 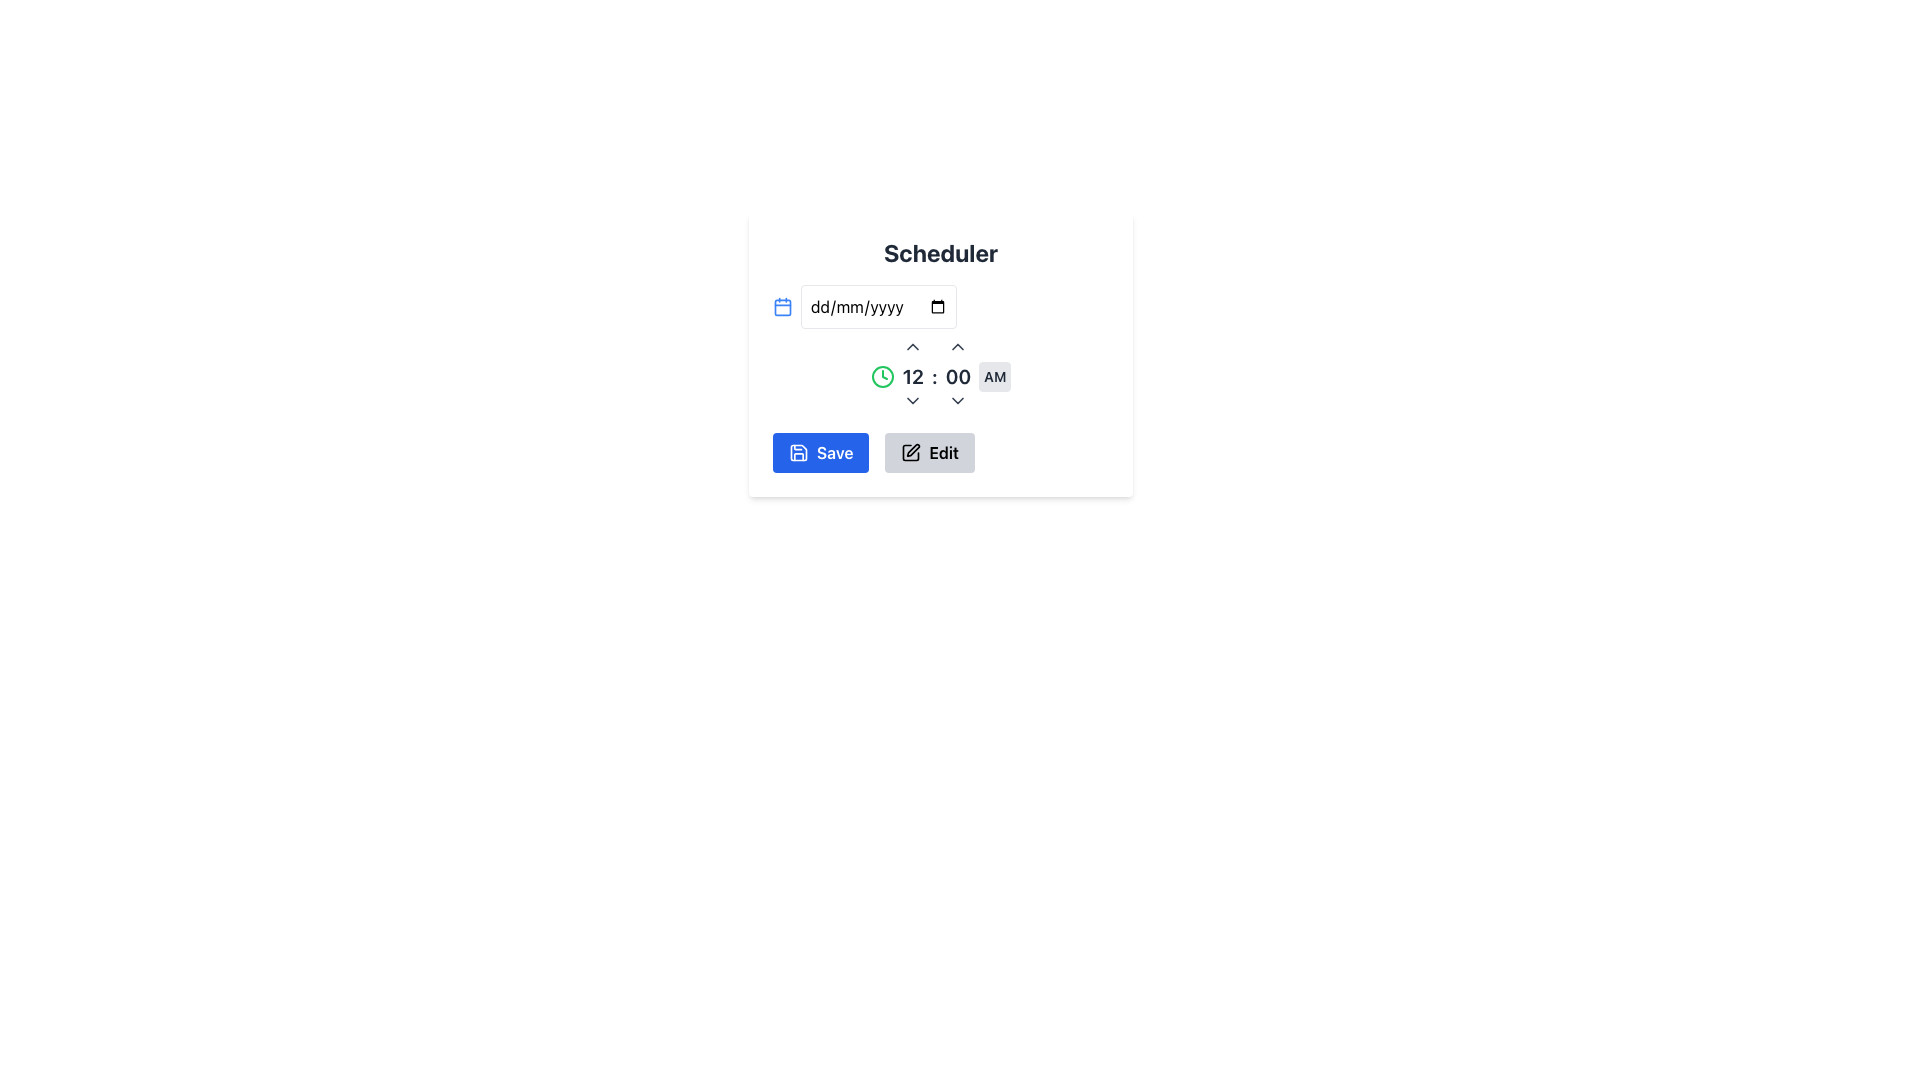 I want to click on the bold, centered text display showing '00' in large dark gray font, located in the middle row of the control structure of the time picker setup, so click(x=957, y=377).